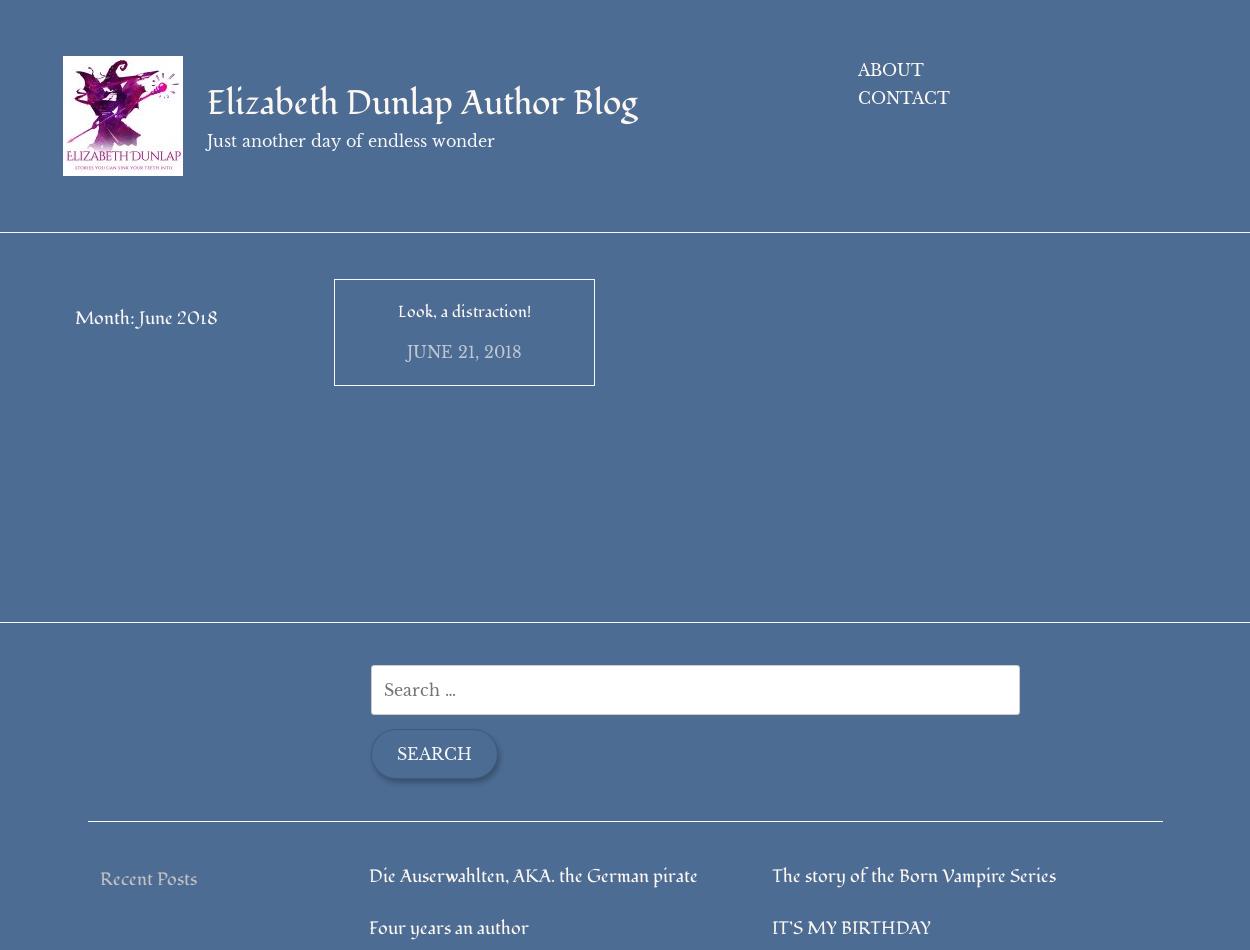 The height and width of the screenshot is (950, 1250). I want to click on 'IT’S MY BIRTHDAY', so click(849, 926).